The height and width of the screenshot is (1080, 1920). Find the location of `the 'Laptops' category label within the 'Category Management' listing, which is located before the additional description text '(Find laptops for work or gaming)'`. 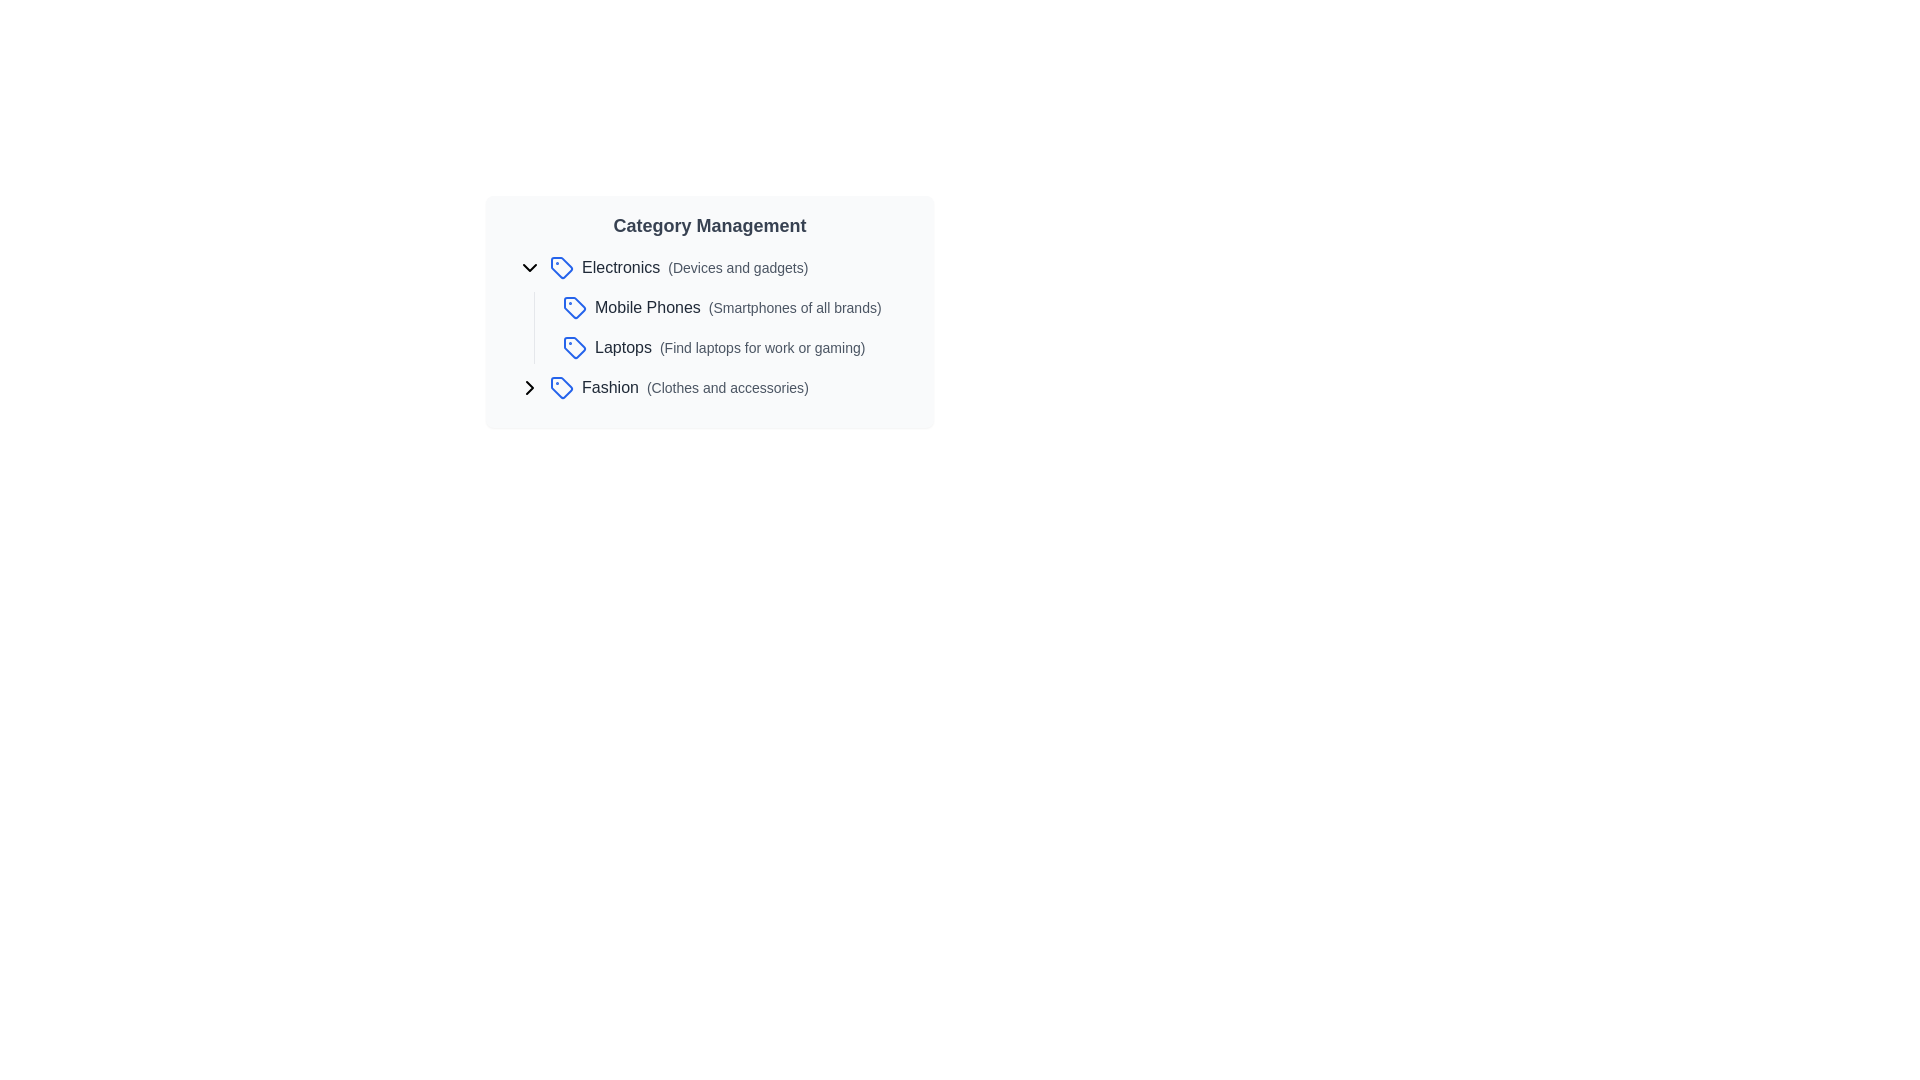

the 'Laptops' category label within the 'Category Management' listing, which is located before the additional description text '(Find laptops for work or gaming)' is located at coordinates (622, 346).